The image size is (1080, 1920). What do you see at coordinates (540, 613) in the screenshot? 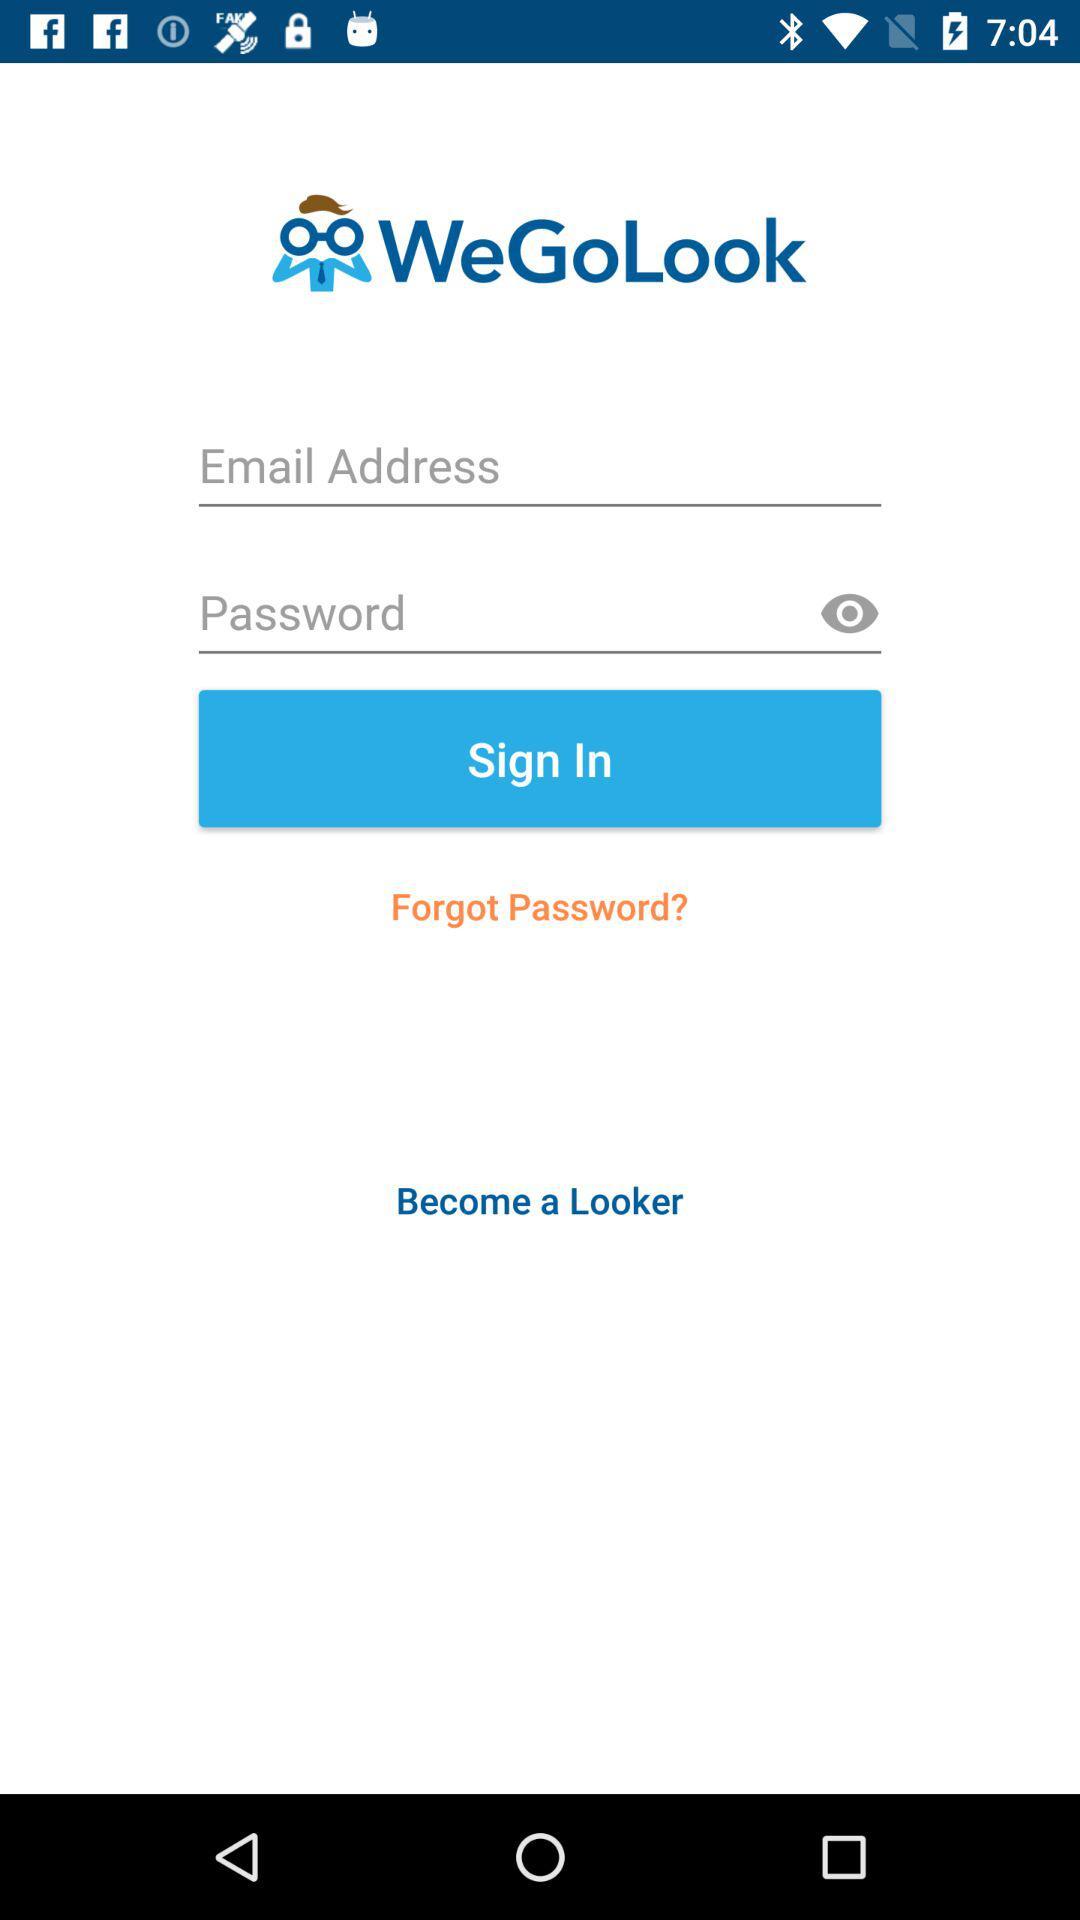
I see `input your password` at bounding box center [540, 613].